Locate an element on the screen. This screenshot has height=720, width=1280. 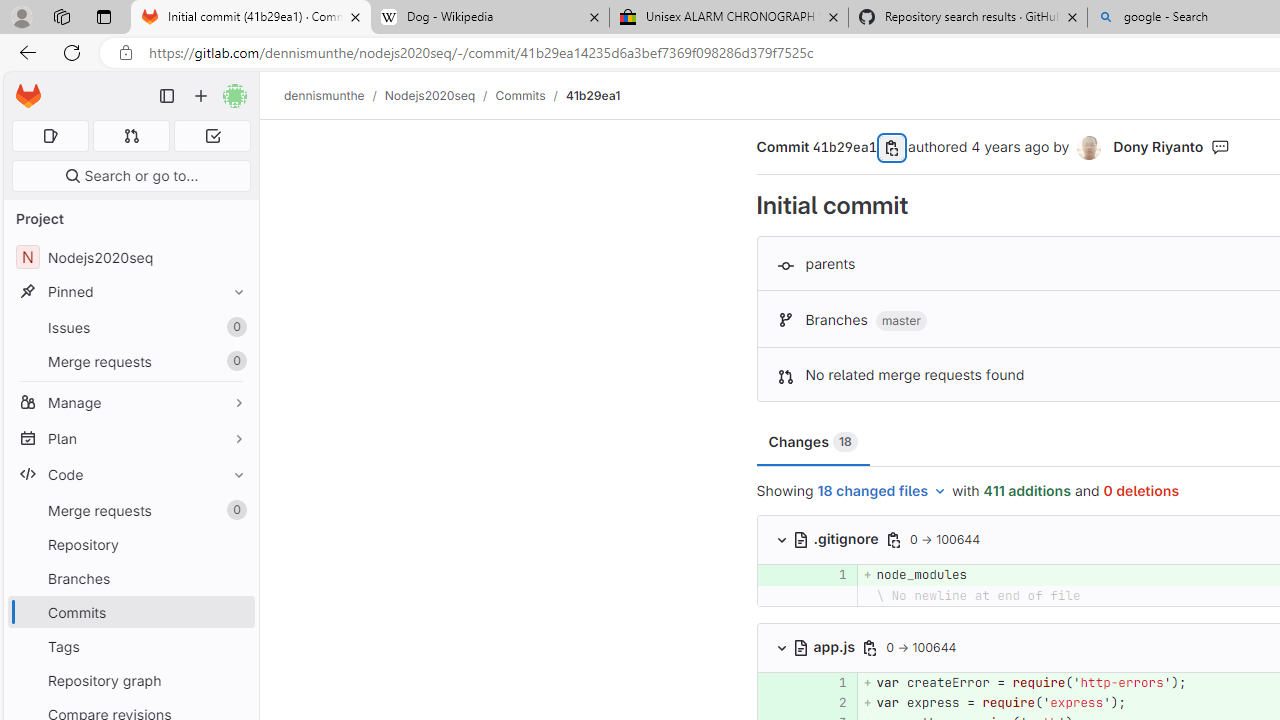
'2' is located at coordinates (829, 701).